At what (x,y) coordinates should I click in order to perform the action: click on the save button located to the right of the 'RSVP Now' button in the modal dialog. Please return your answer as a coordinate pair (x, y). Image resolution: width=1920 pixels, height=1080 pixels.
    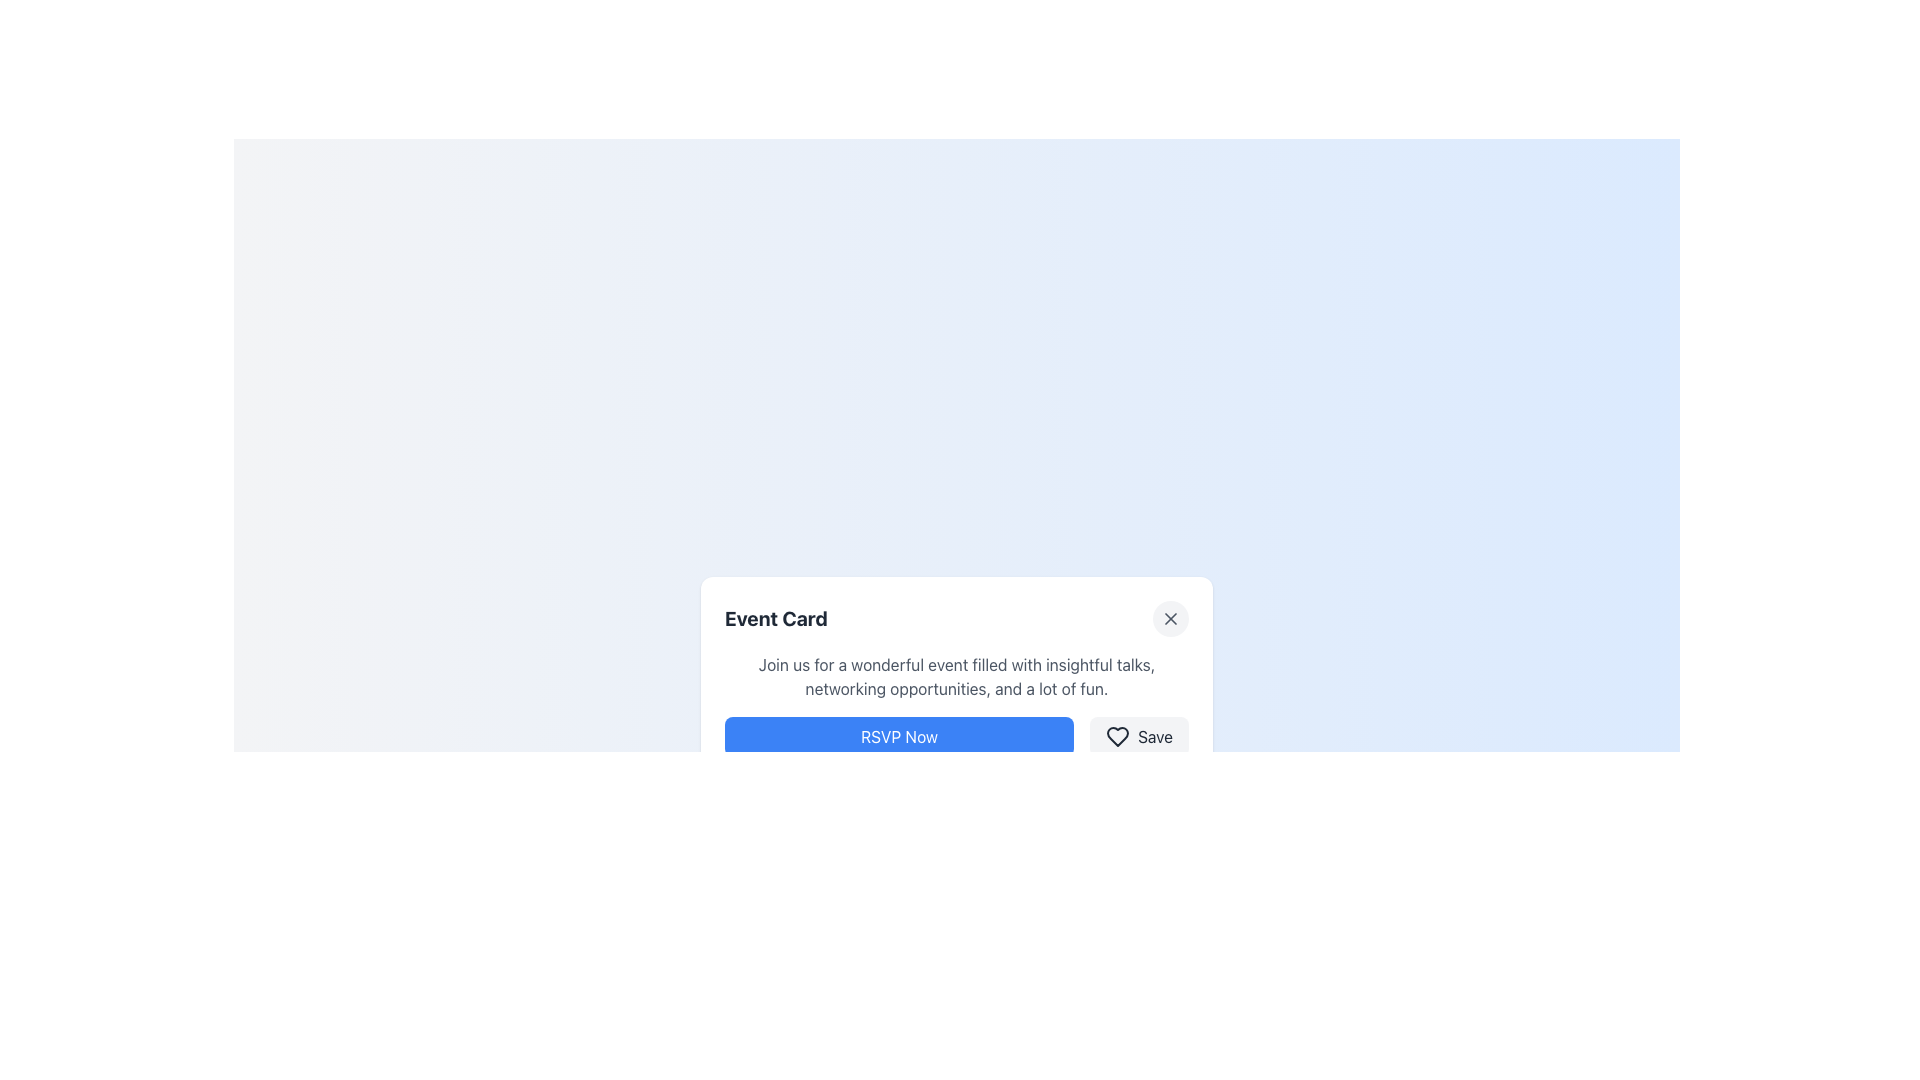
    Looking at the image, I should click on (1139, 736).